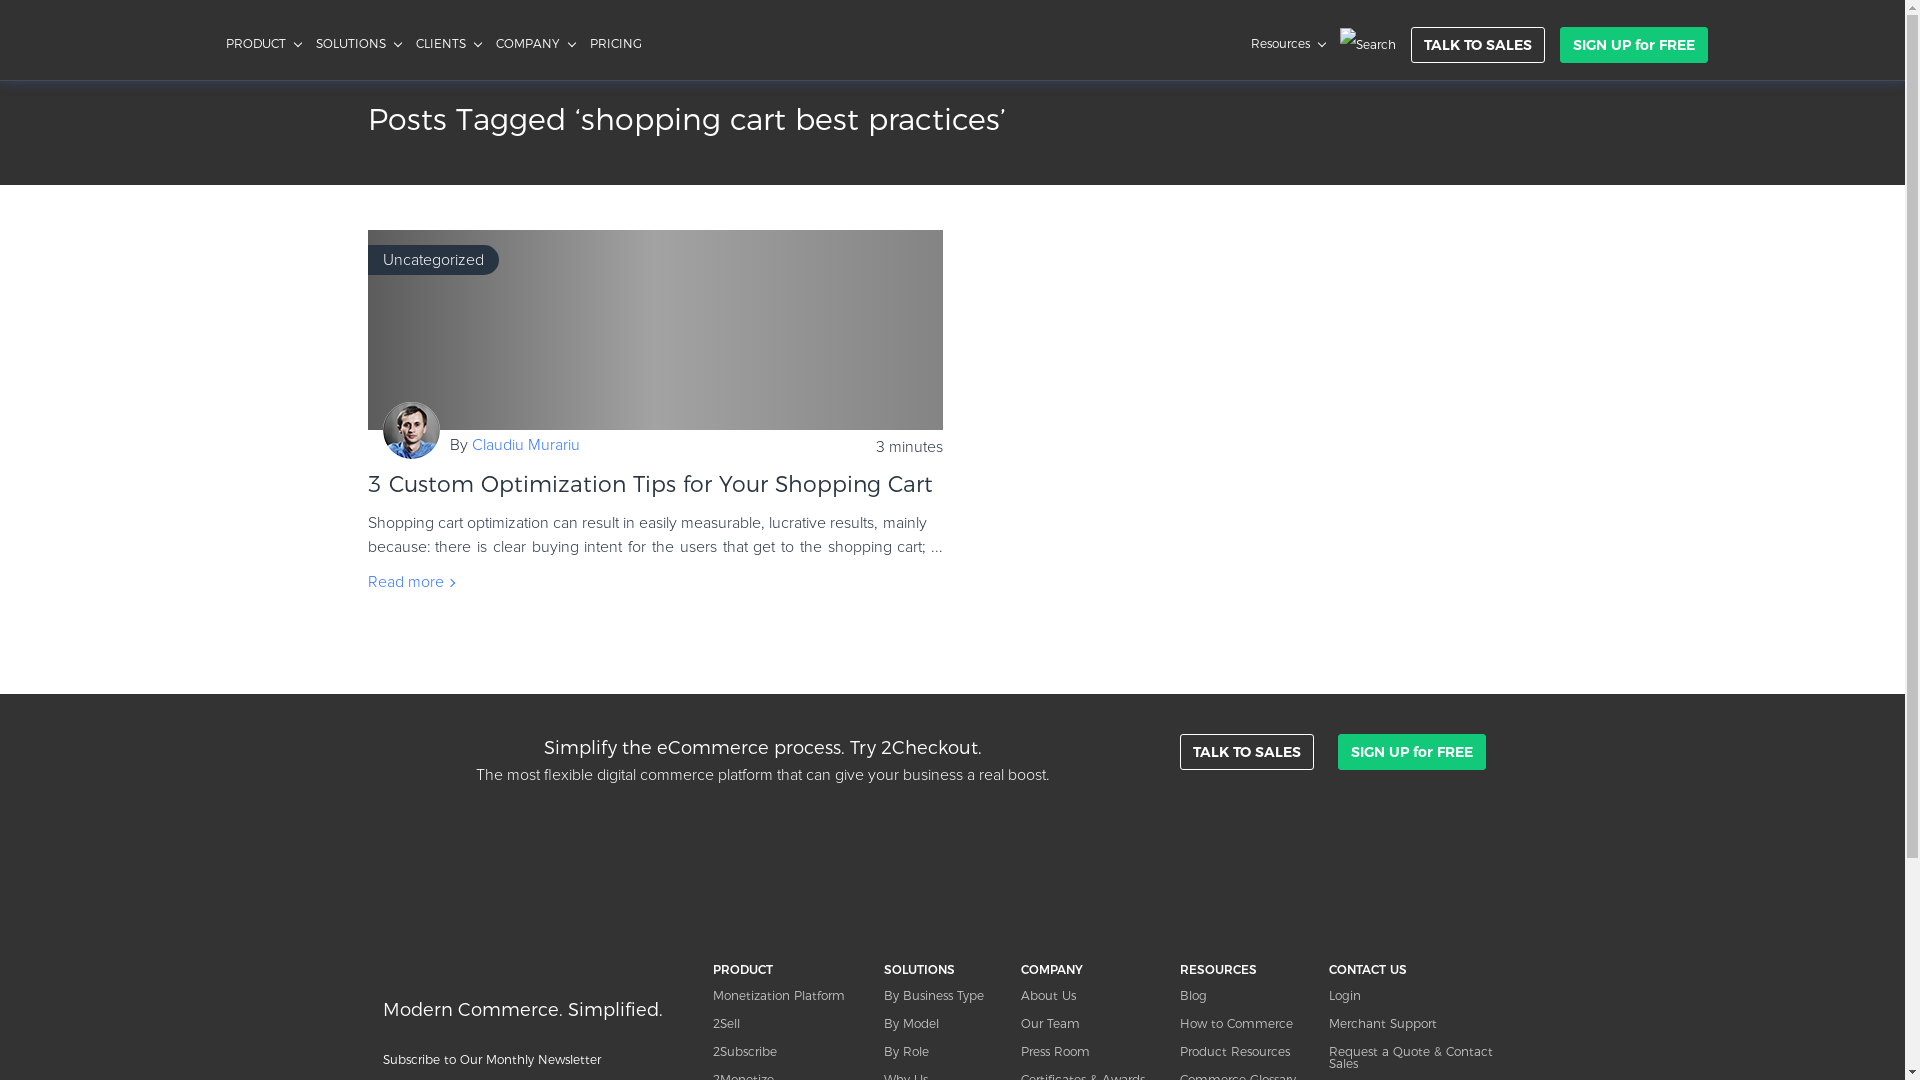 The height and width of the screenshot is (1080, 1920). Describe the element at coordinates (1424, 995) in the screenshot. I see `'Login'` at that location.